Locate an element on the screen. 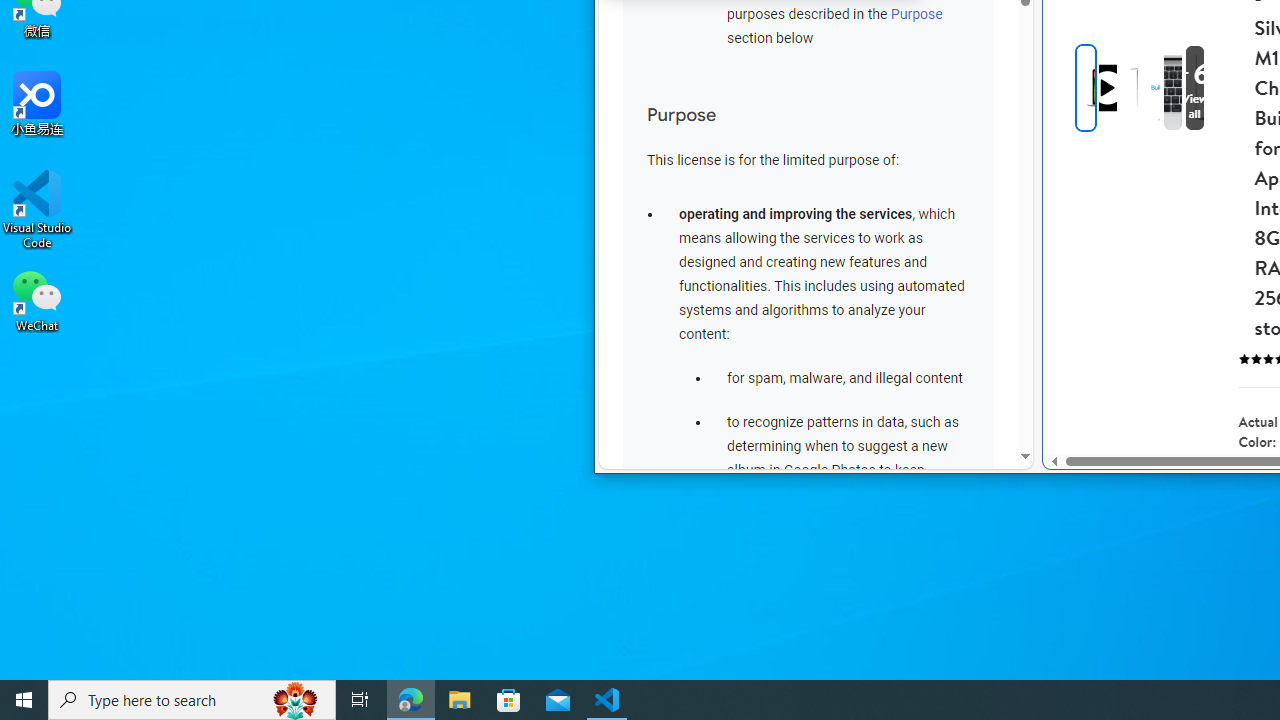 Image resolution: width=1280 pixels, height=720 pixels. 'File Explorer' is located at coordinates (459, 698).